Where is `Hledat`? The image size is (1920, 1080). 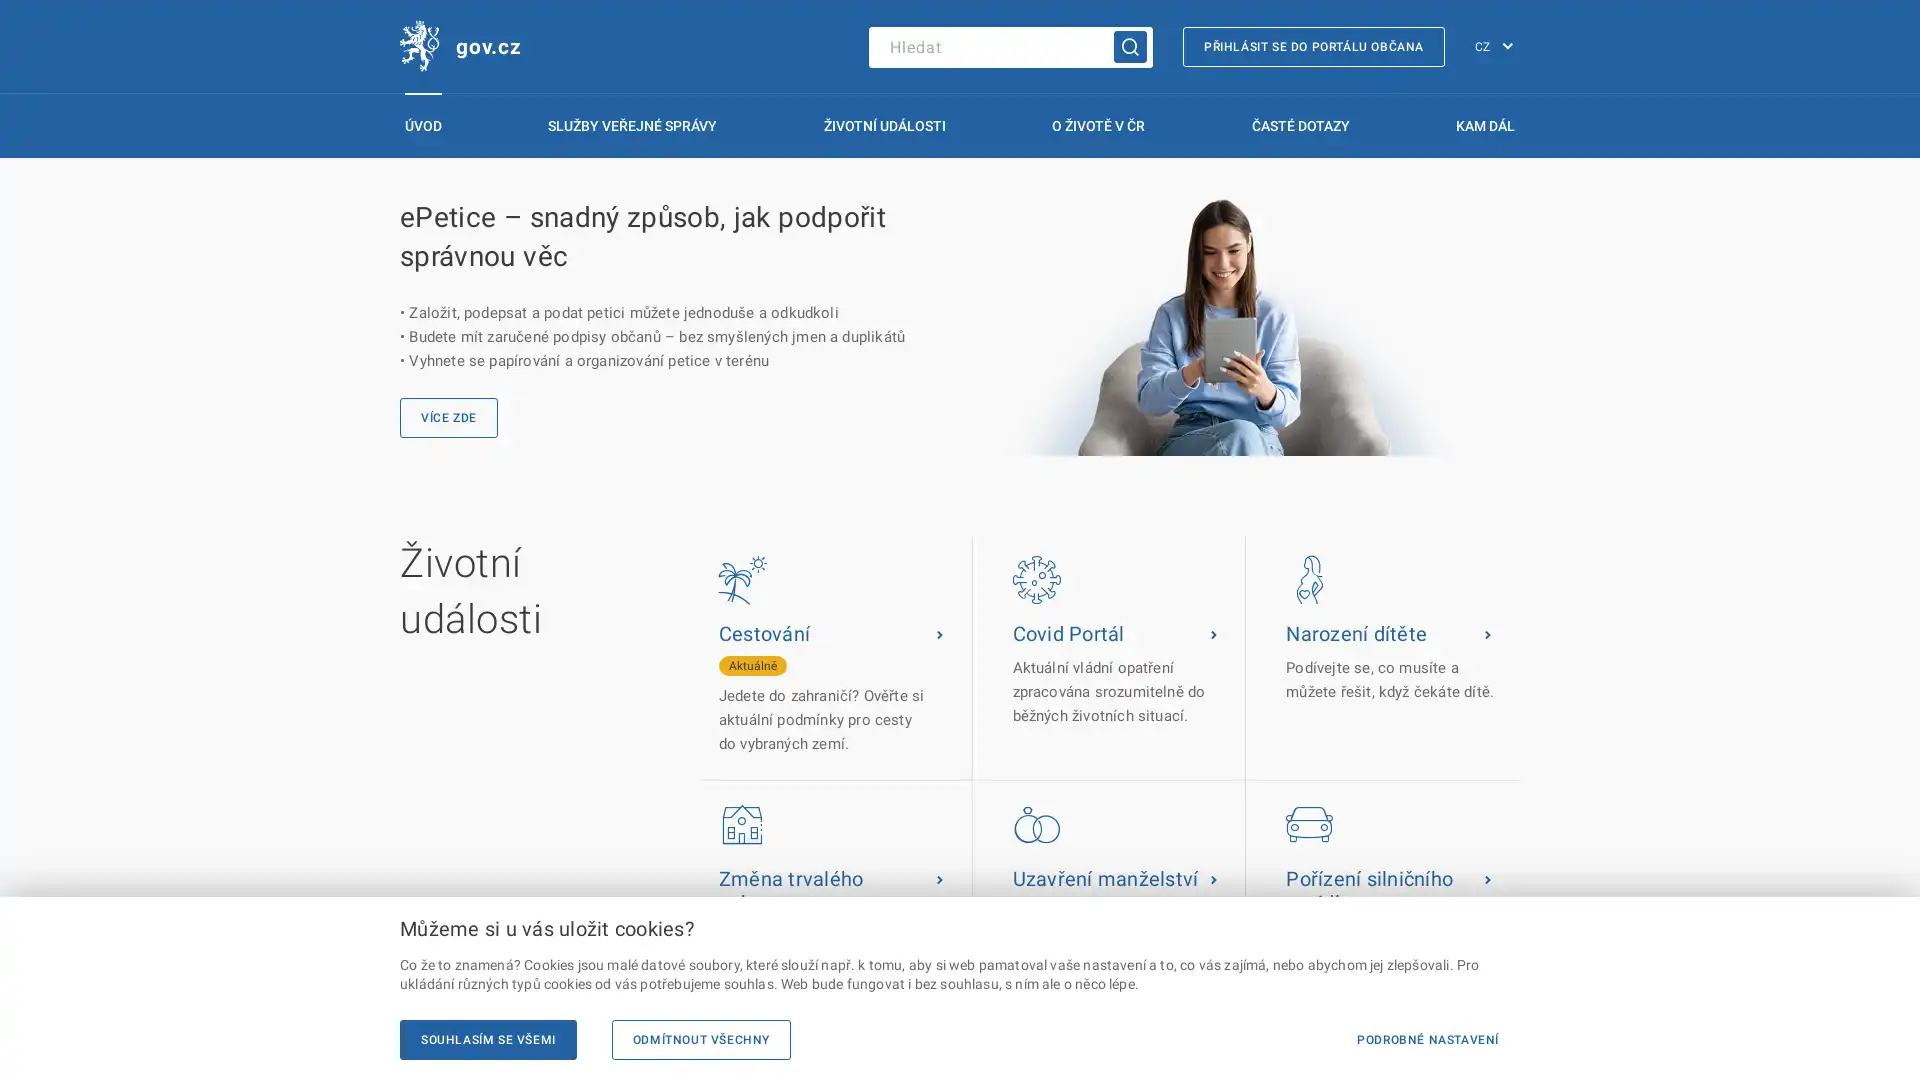
Hledat is located at coordinates (1130, 45).